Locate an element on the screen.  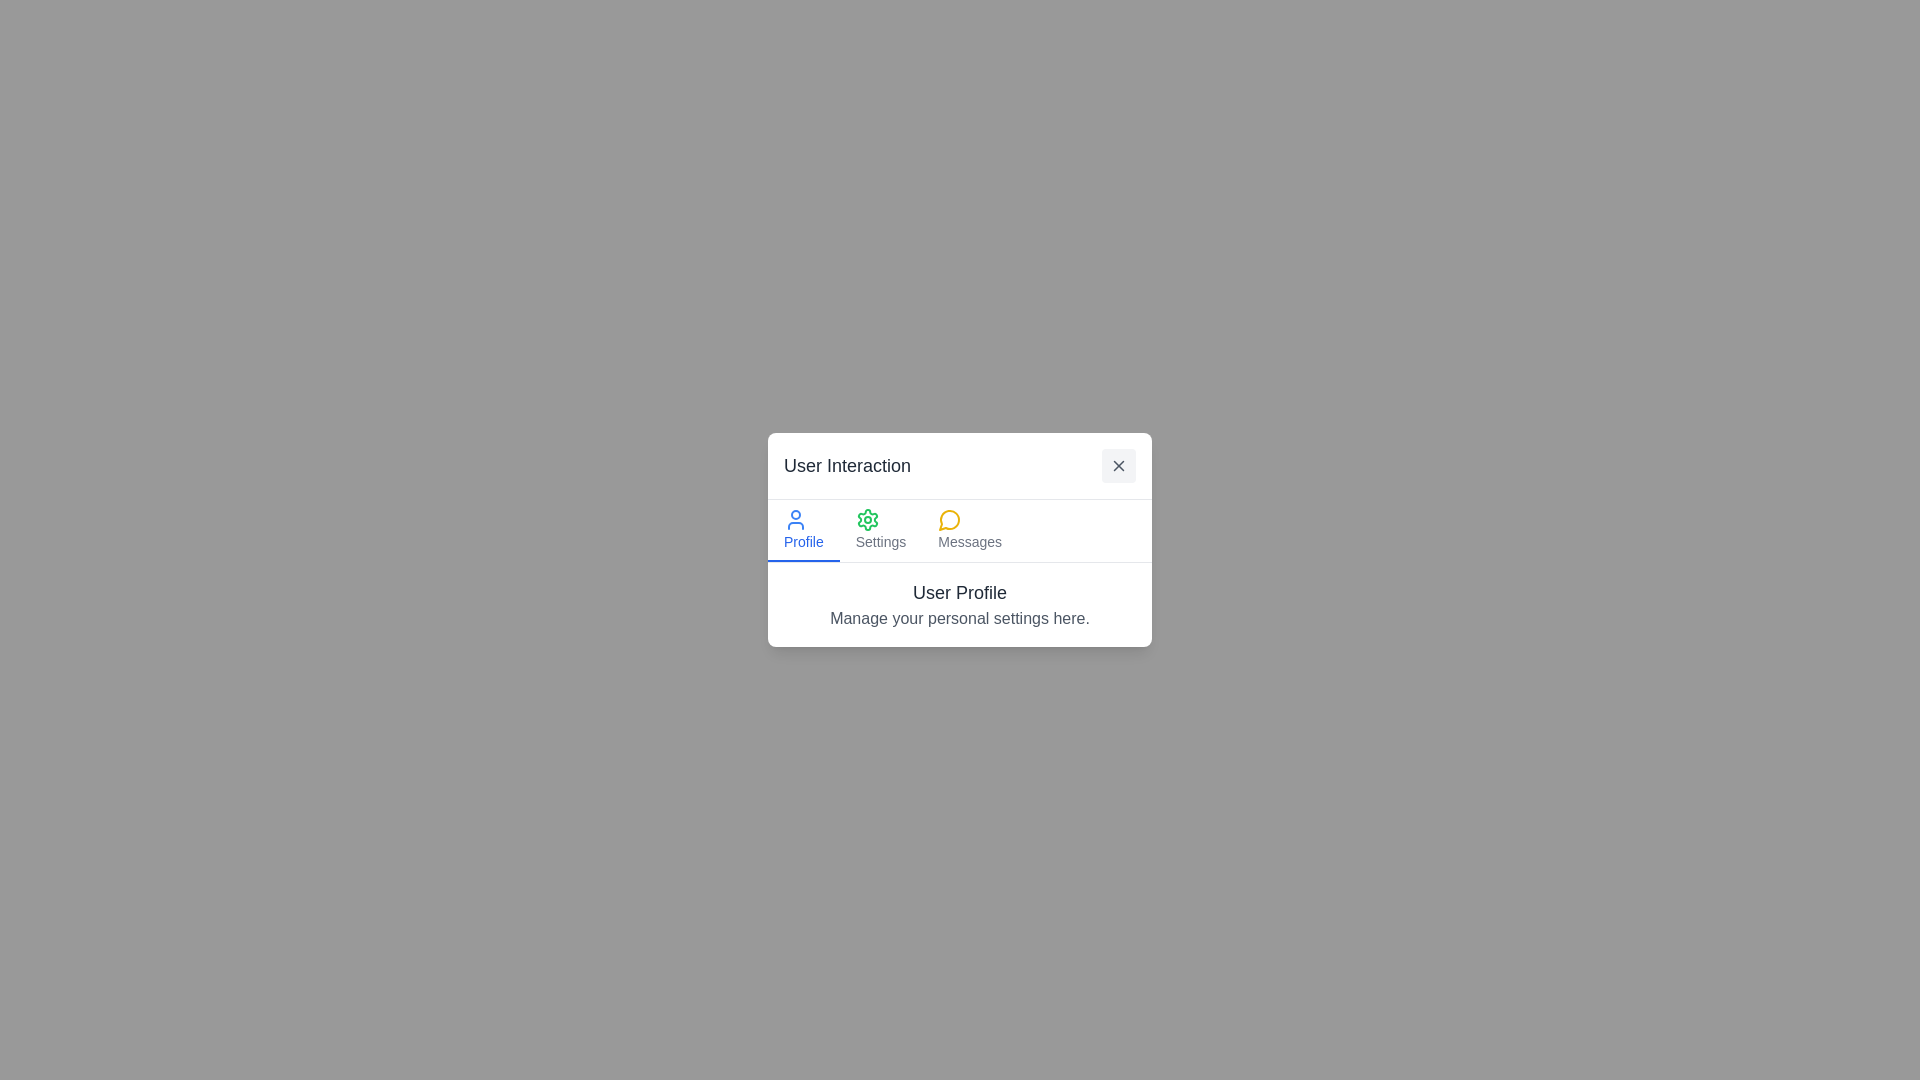
the green gear icon located in the modal window, which is the second icon from the left is located at coordinates (867, 519).